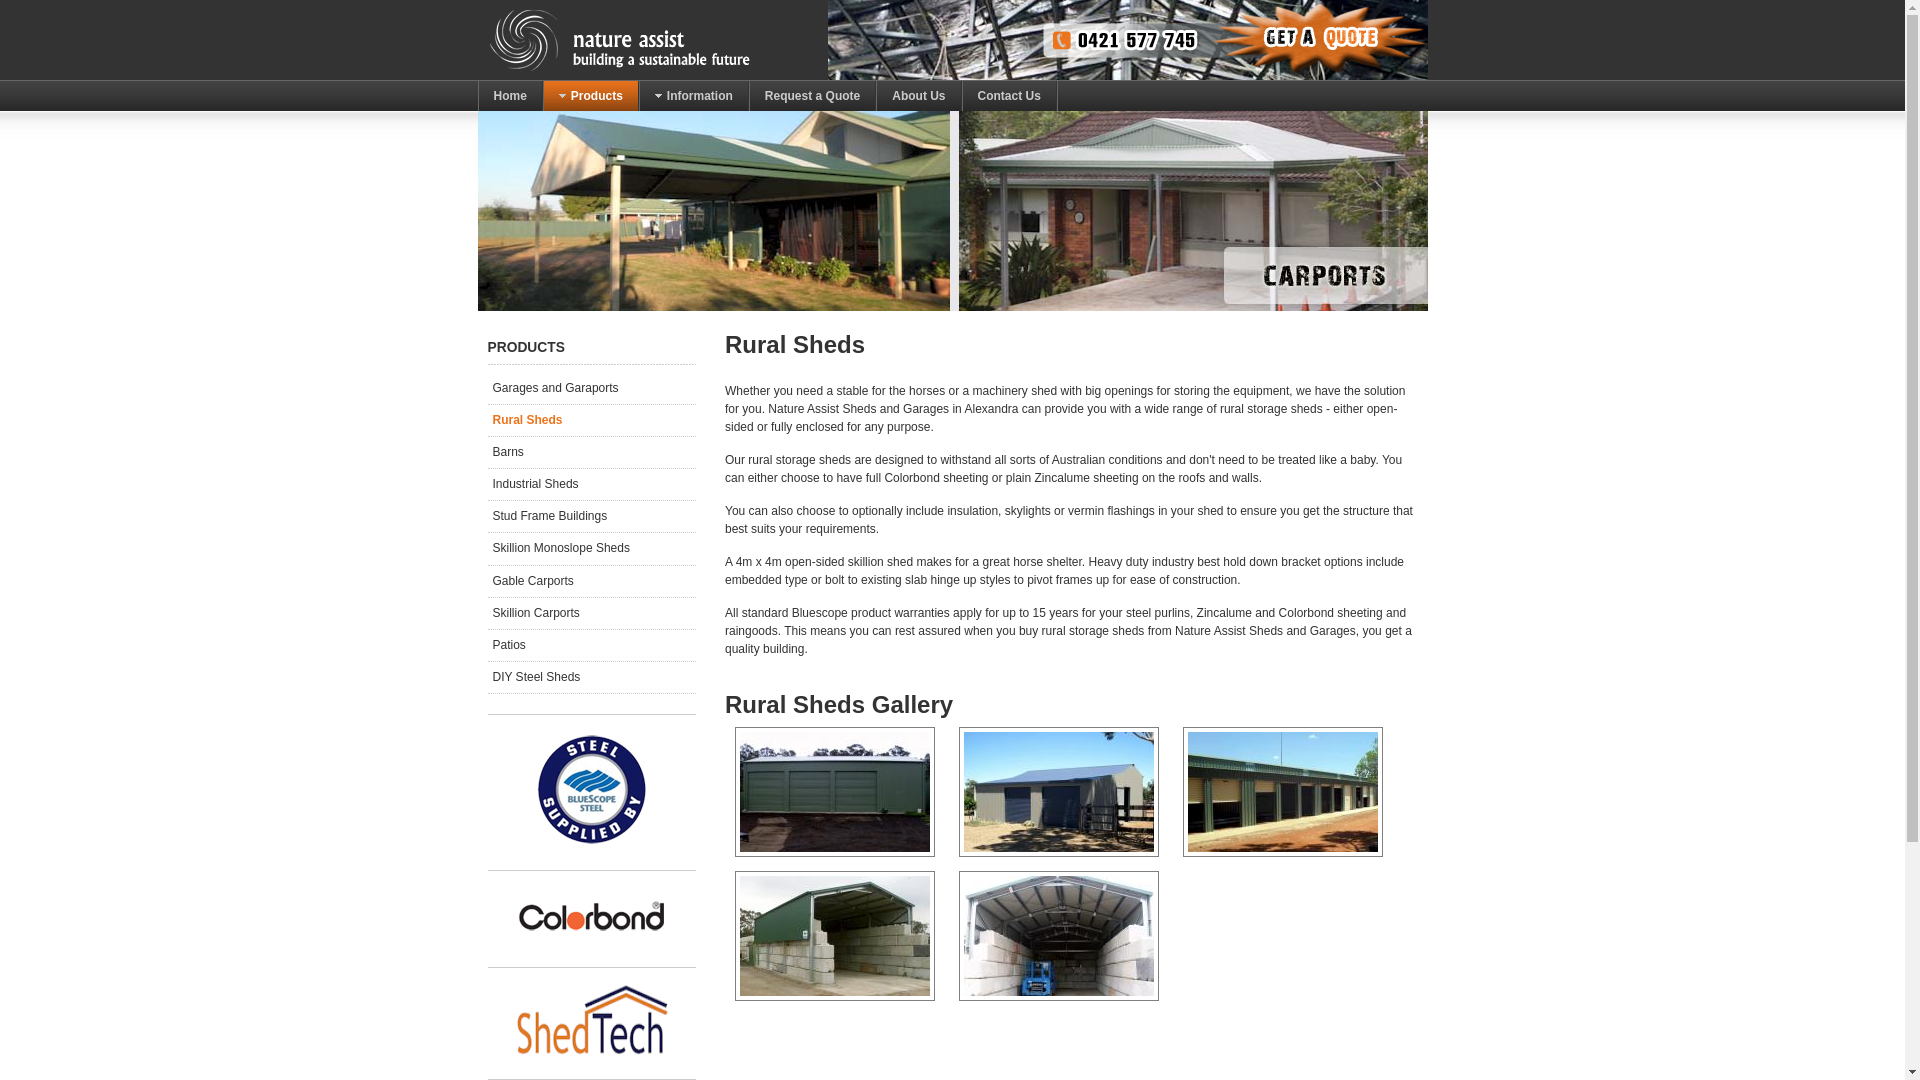 This screenshot has width=1920, height=1080. I want to click on 'Stud Frame Buildings', so click(488, 515).